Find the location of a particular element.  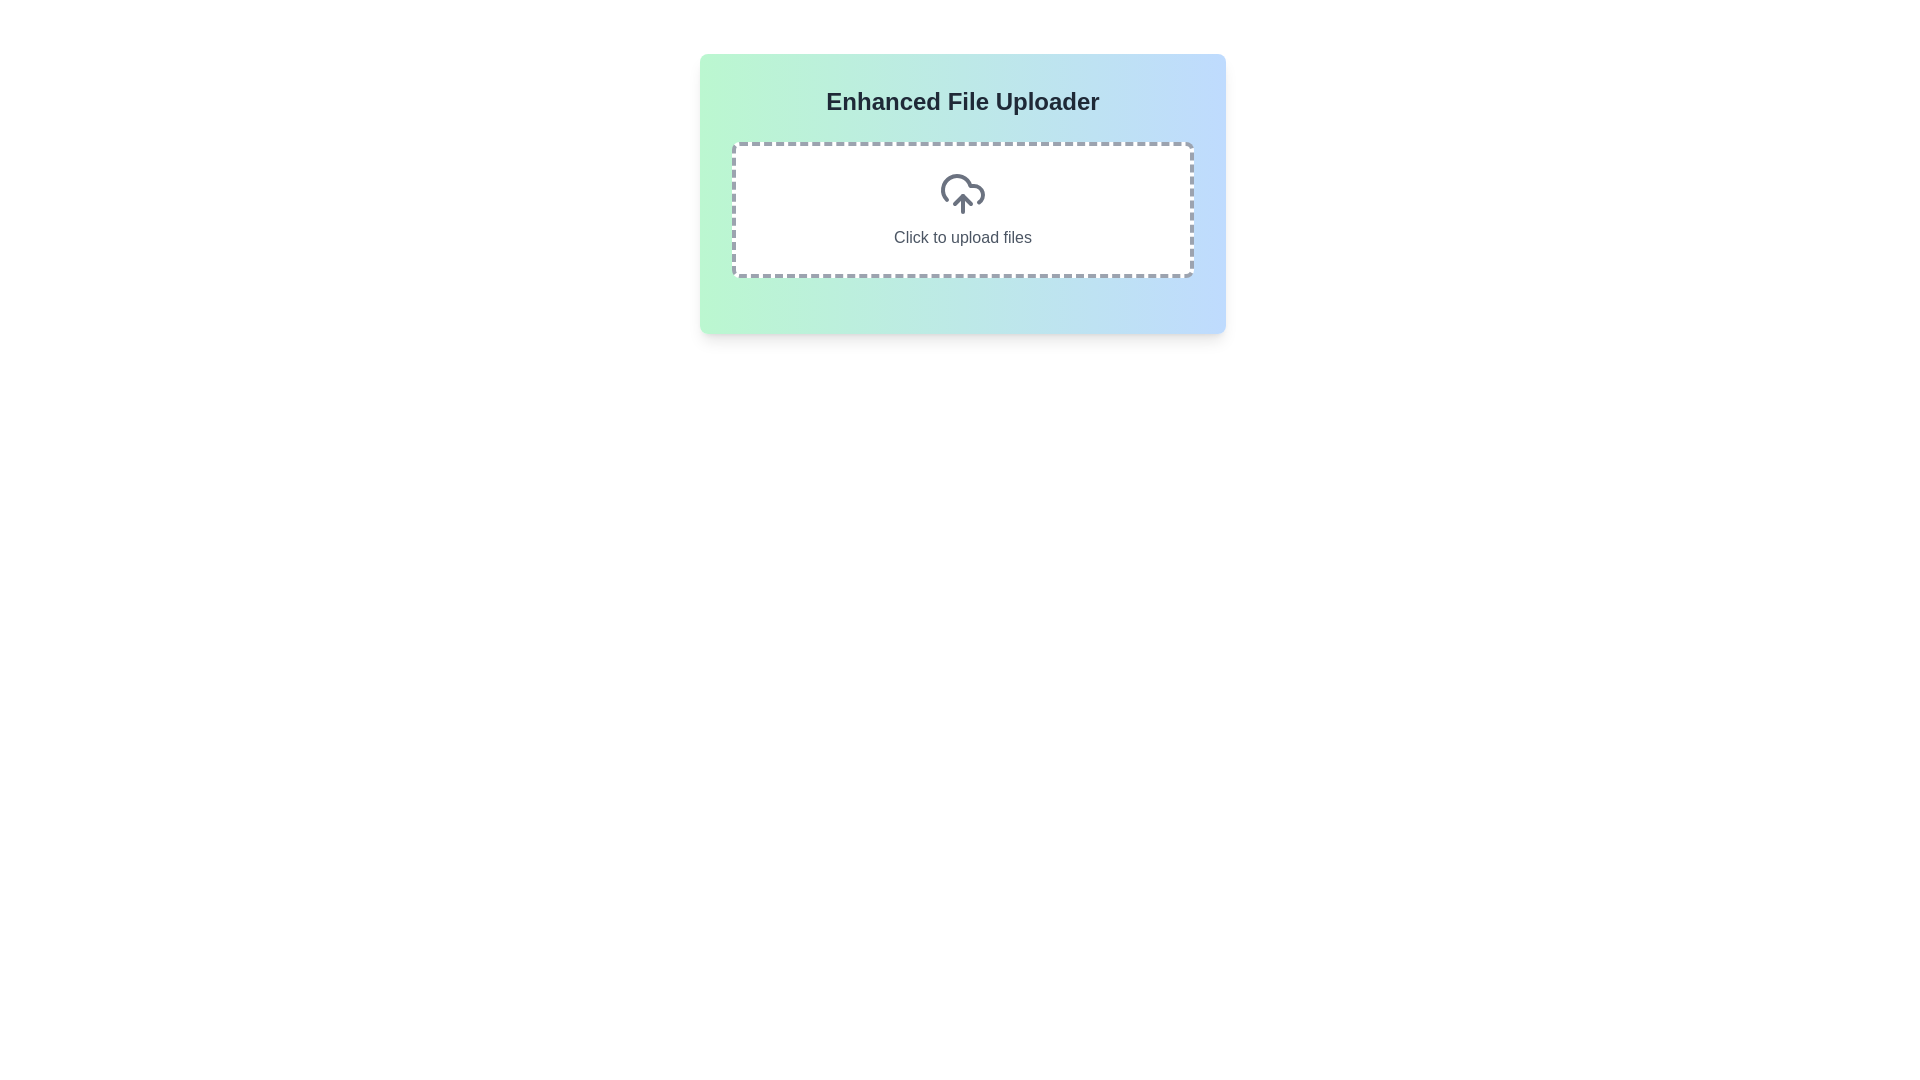

the cloud icon with an upward pointing arrow, which is styled in a simple outline and gray color is located at coordinates (963, 193).